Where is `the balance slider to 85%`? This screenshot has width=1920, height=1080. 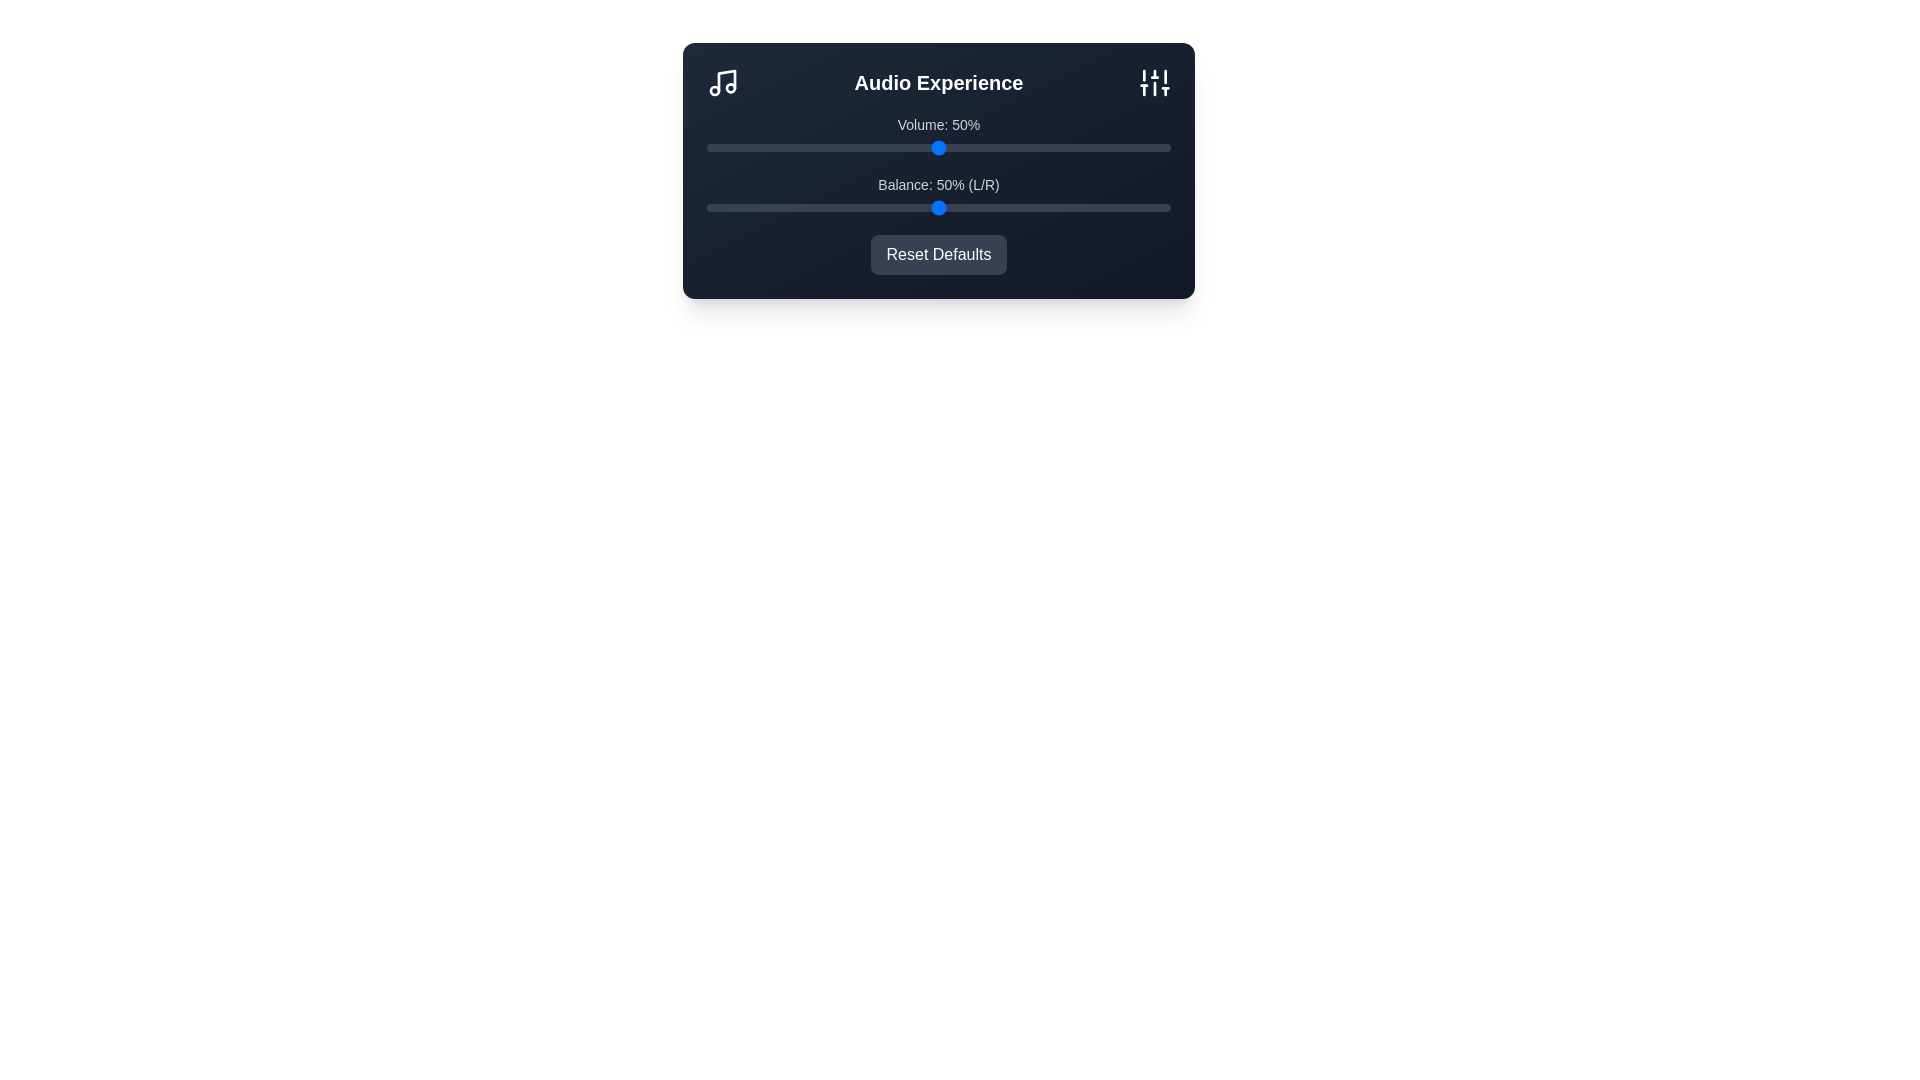 the balance slider to 85% is located at coordinates (1100, 208).